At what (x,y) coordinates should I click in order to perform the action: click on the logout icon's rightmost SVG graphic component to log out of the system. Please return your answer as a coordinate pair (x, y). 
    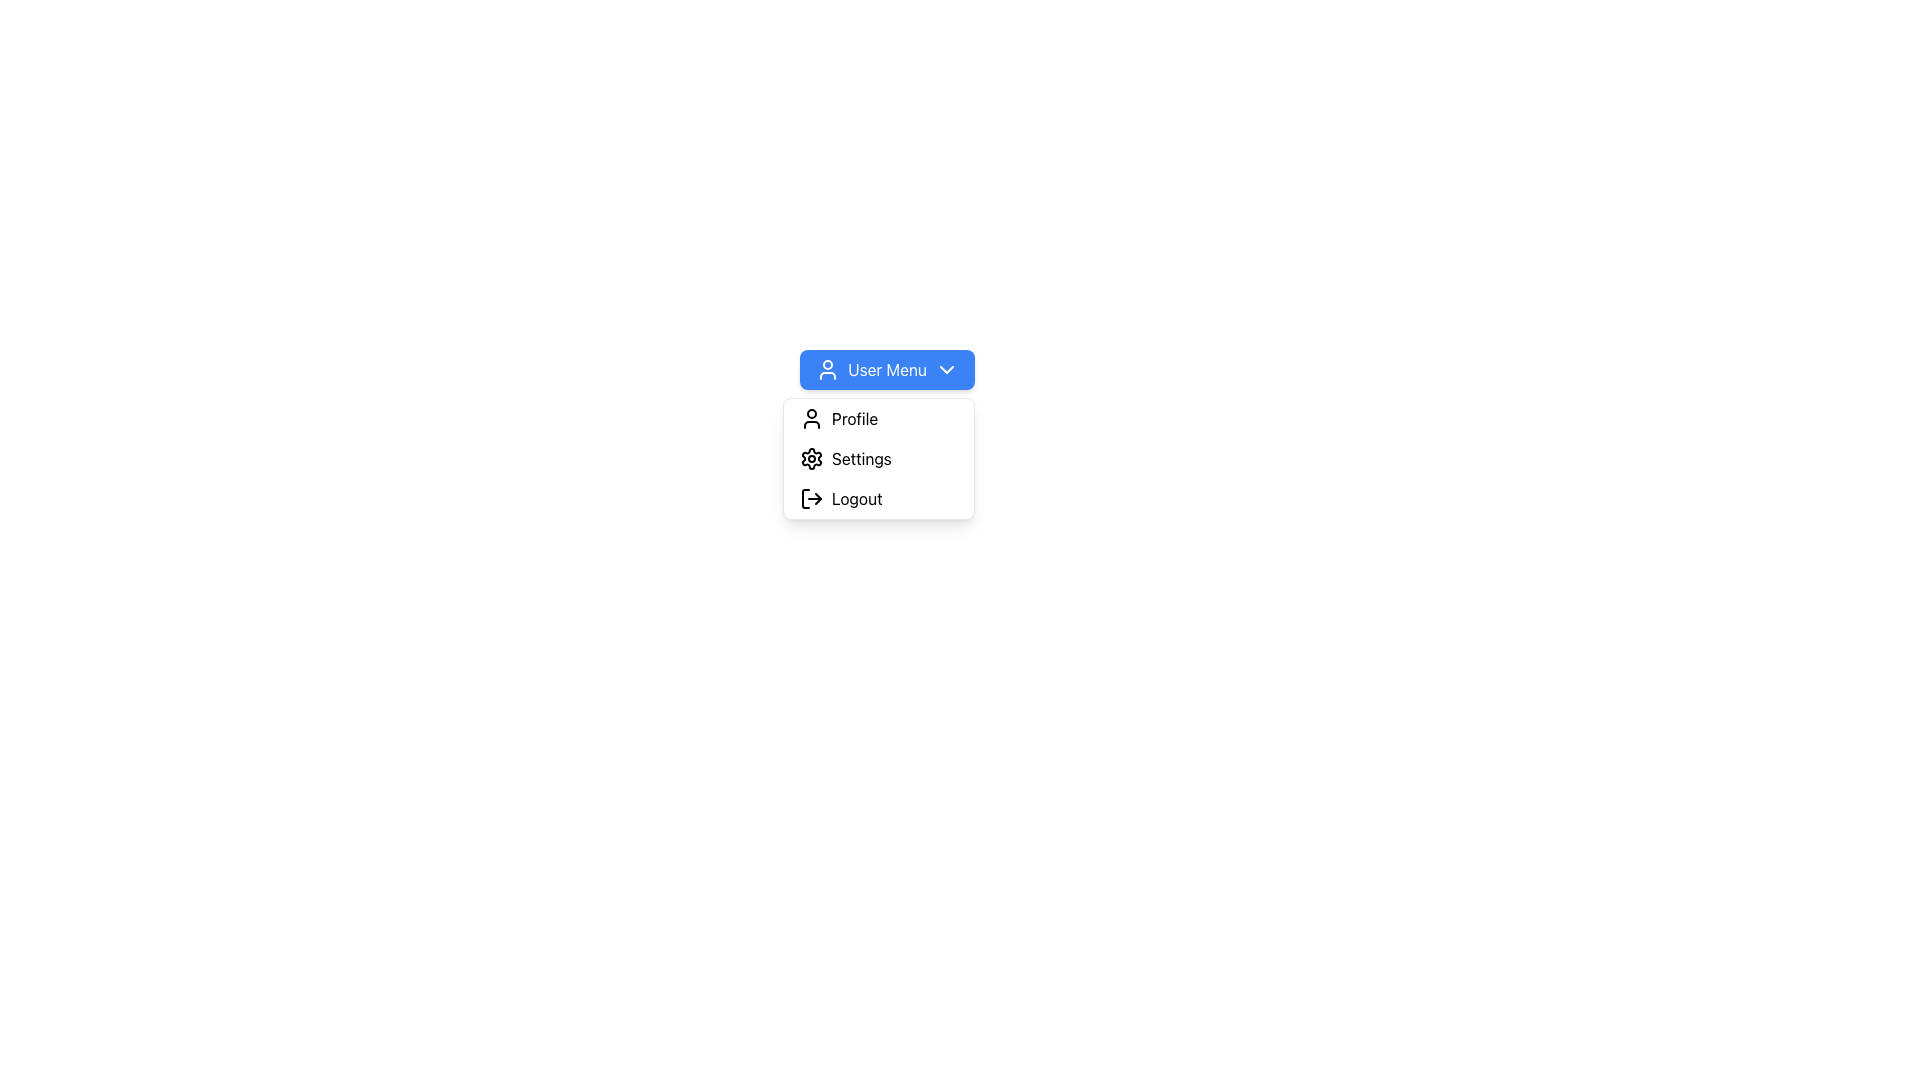
    Looking at the image, I should click on (818, 497).